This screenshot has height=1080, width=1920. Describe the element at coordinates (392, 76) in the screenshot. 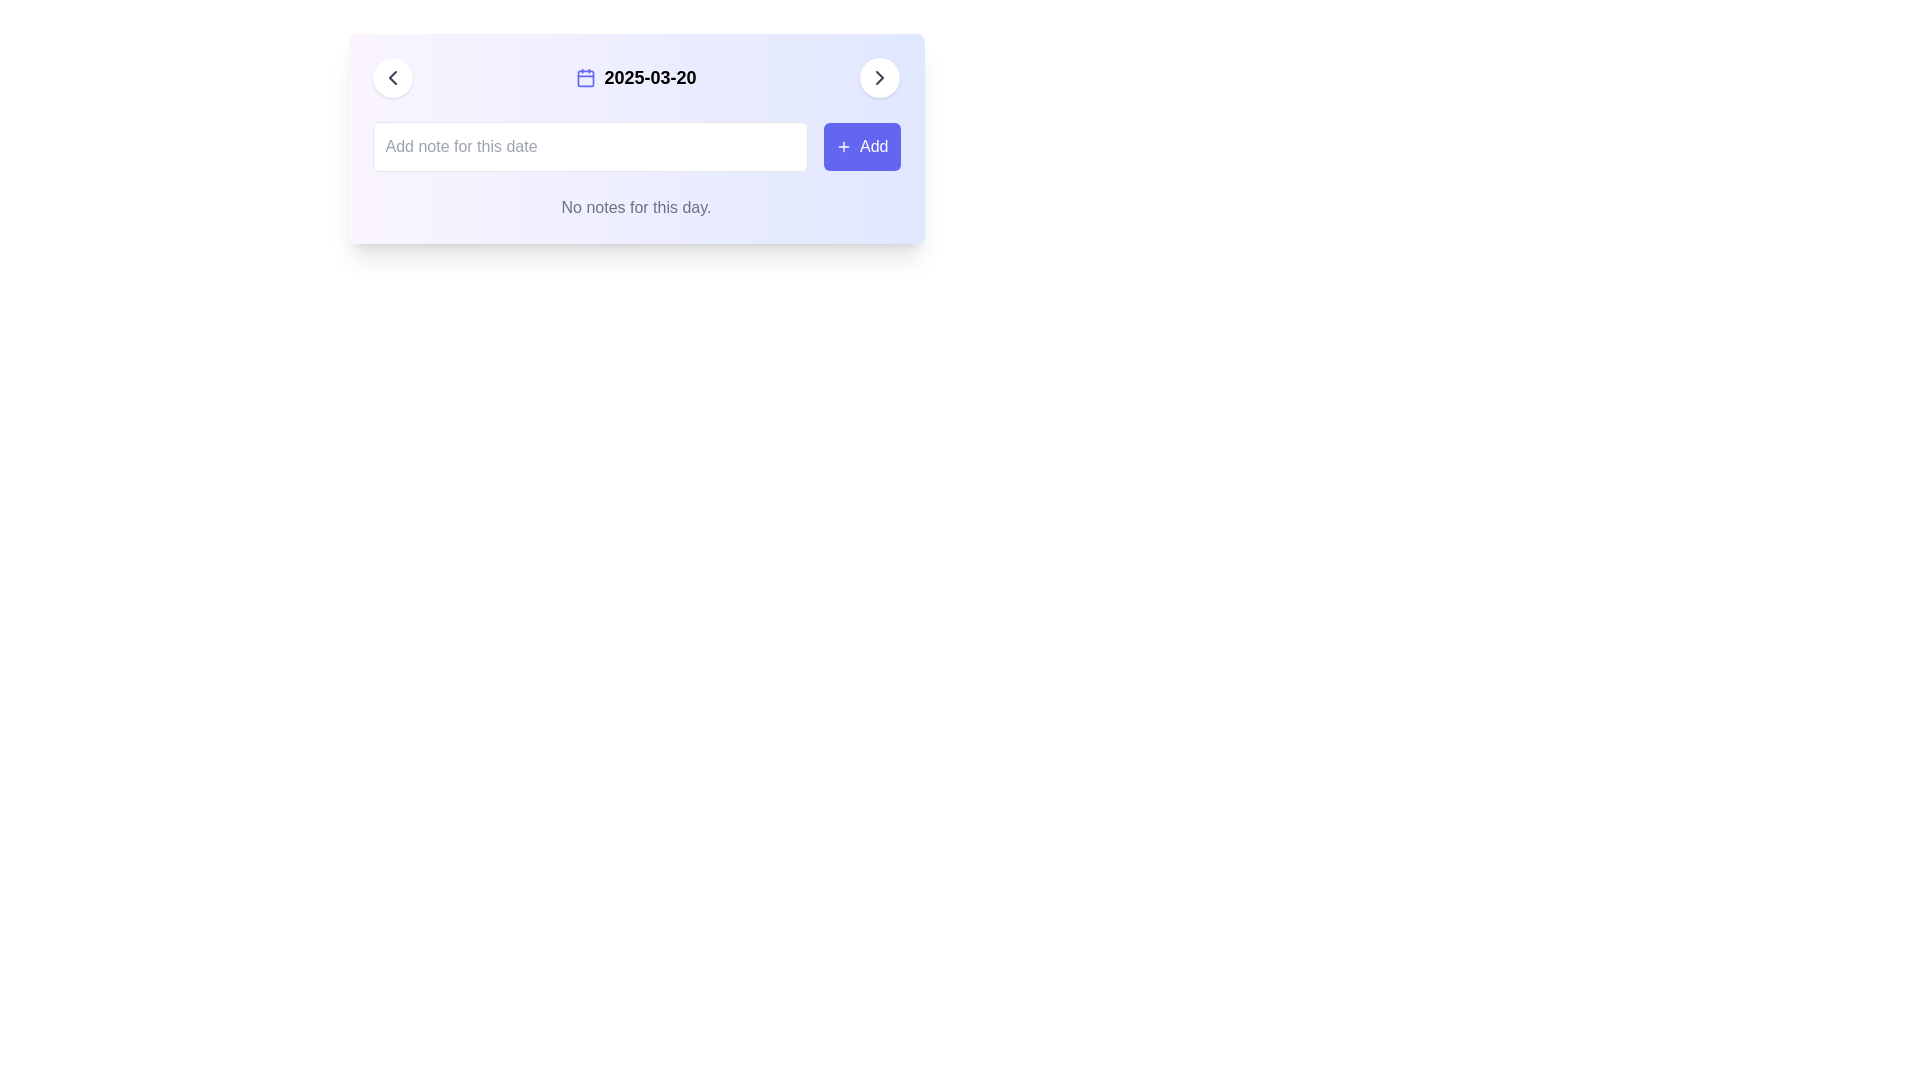

I see `the vector graphic icon button located near the top-left corner of the interface to activate the tooltip or highlight effect` at that location.